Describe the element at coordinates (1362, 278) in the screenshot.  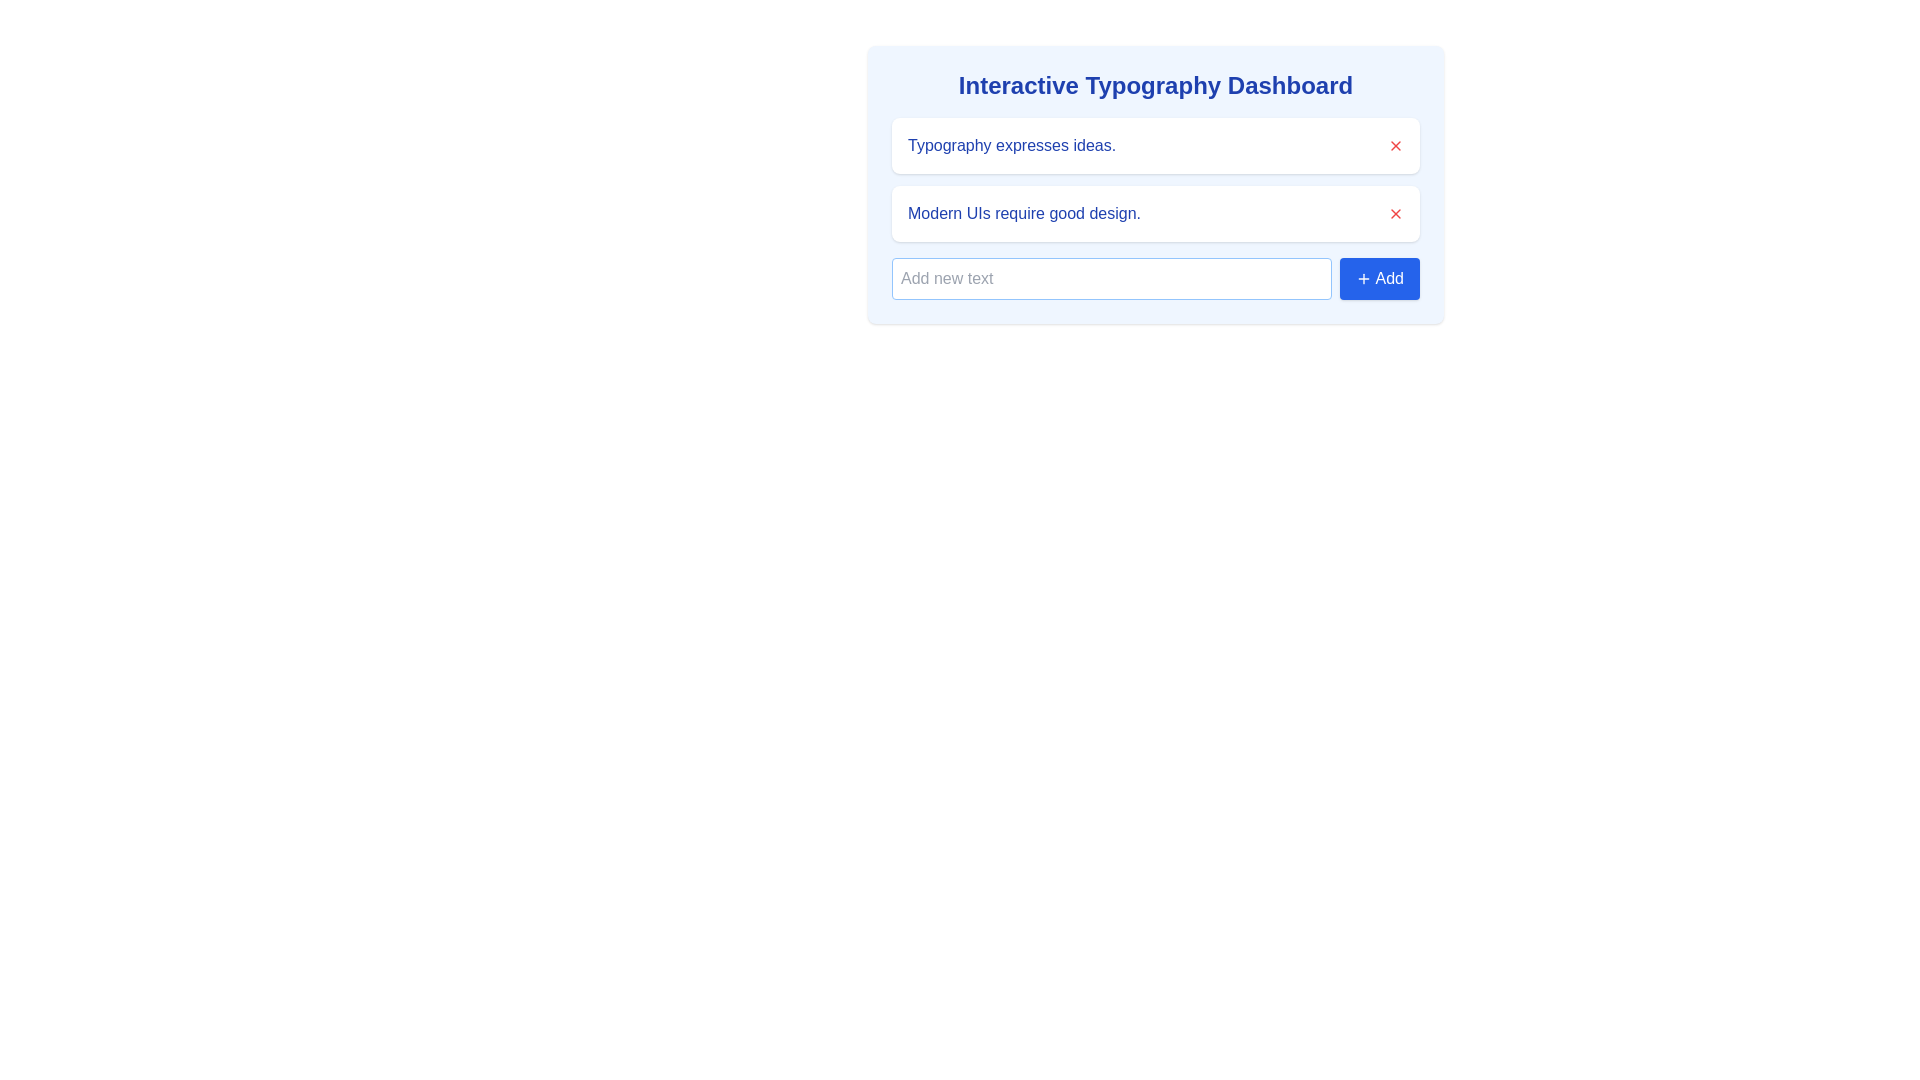
I see `the '+' icon of the 'Add' button` at that location.